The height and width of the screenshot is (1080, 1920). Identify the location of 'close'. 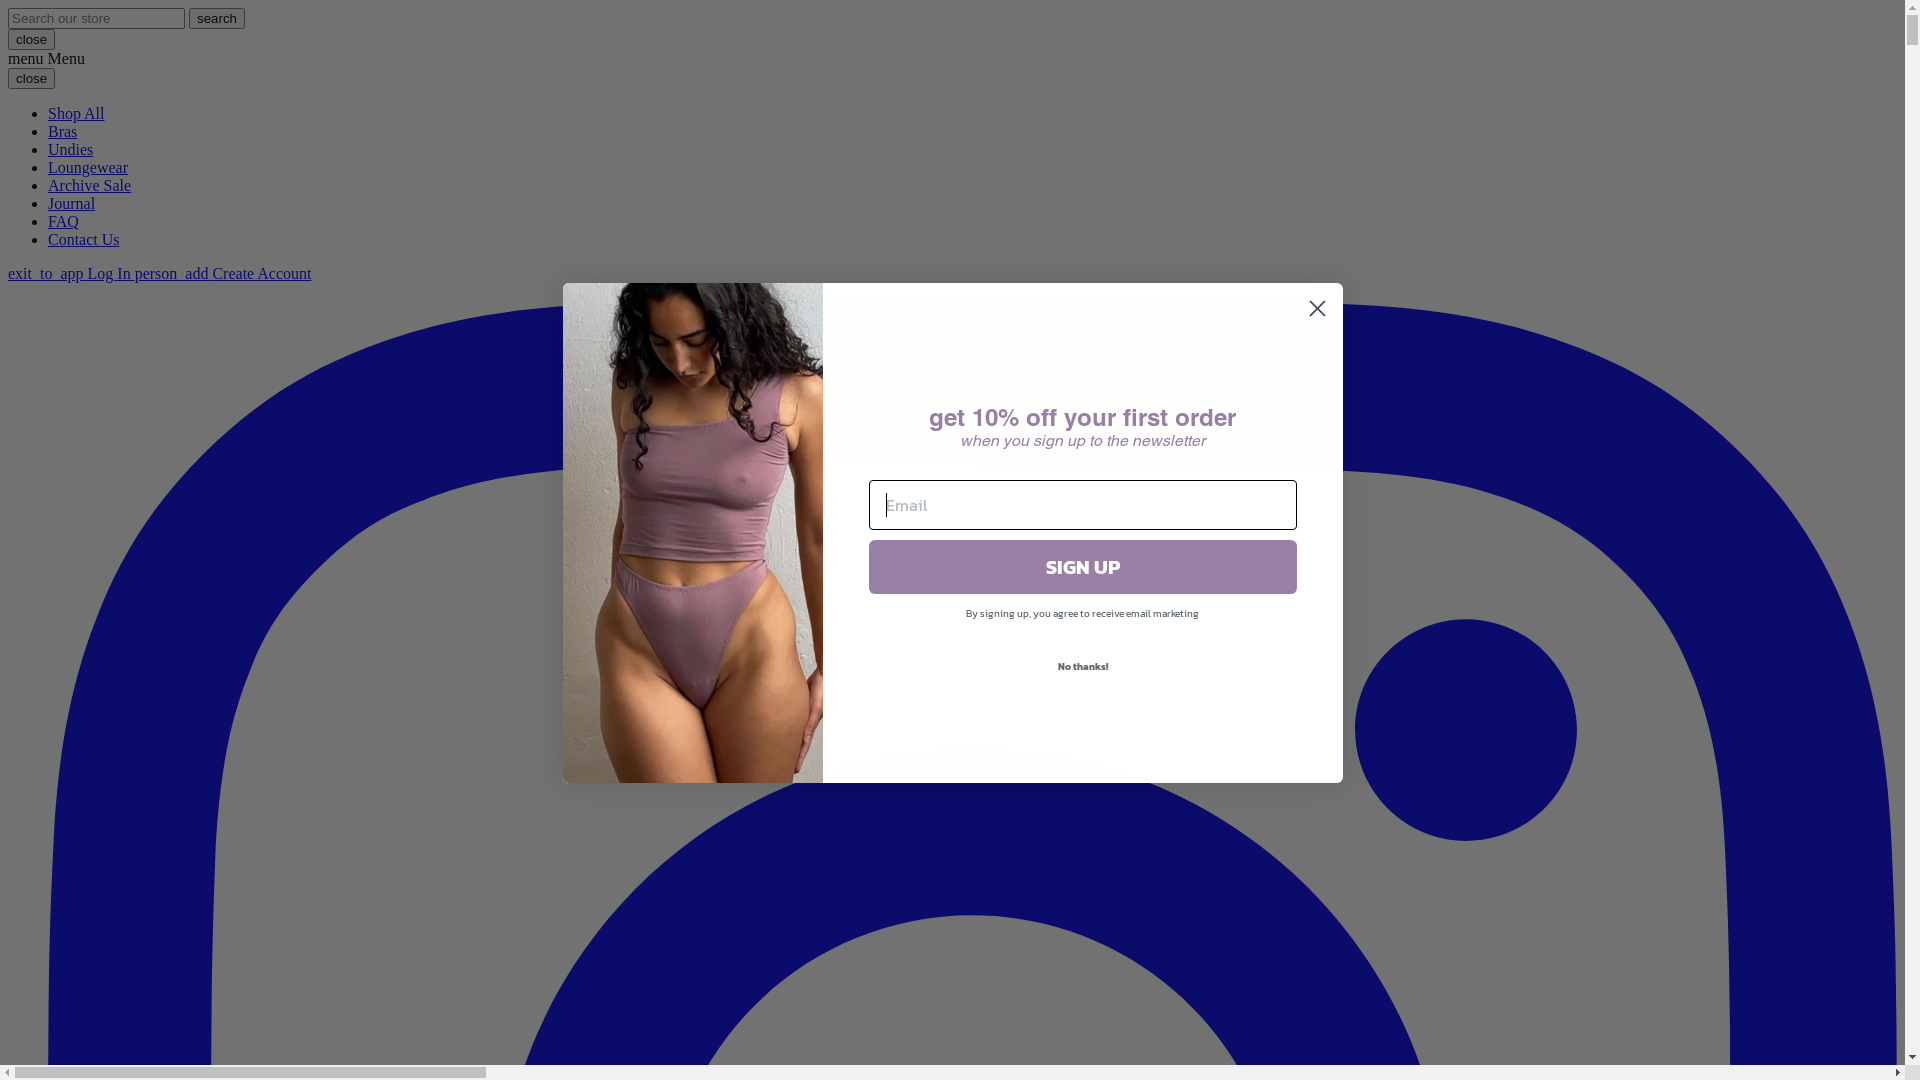
(31, 39).